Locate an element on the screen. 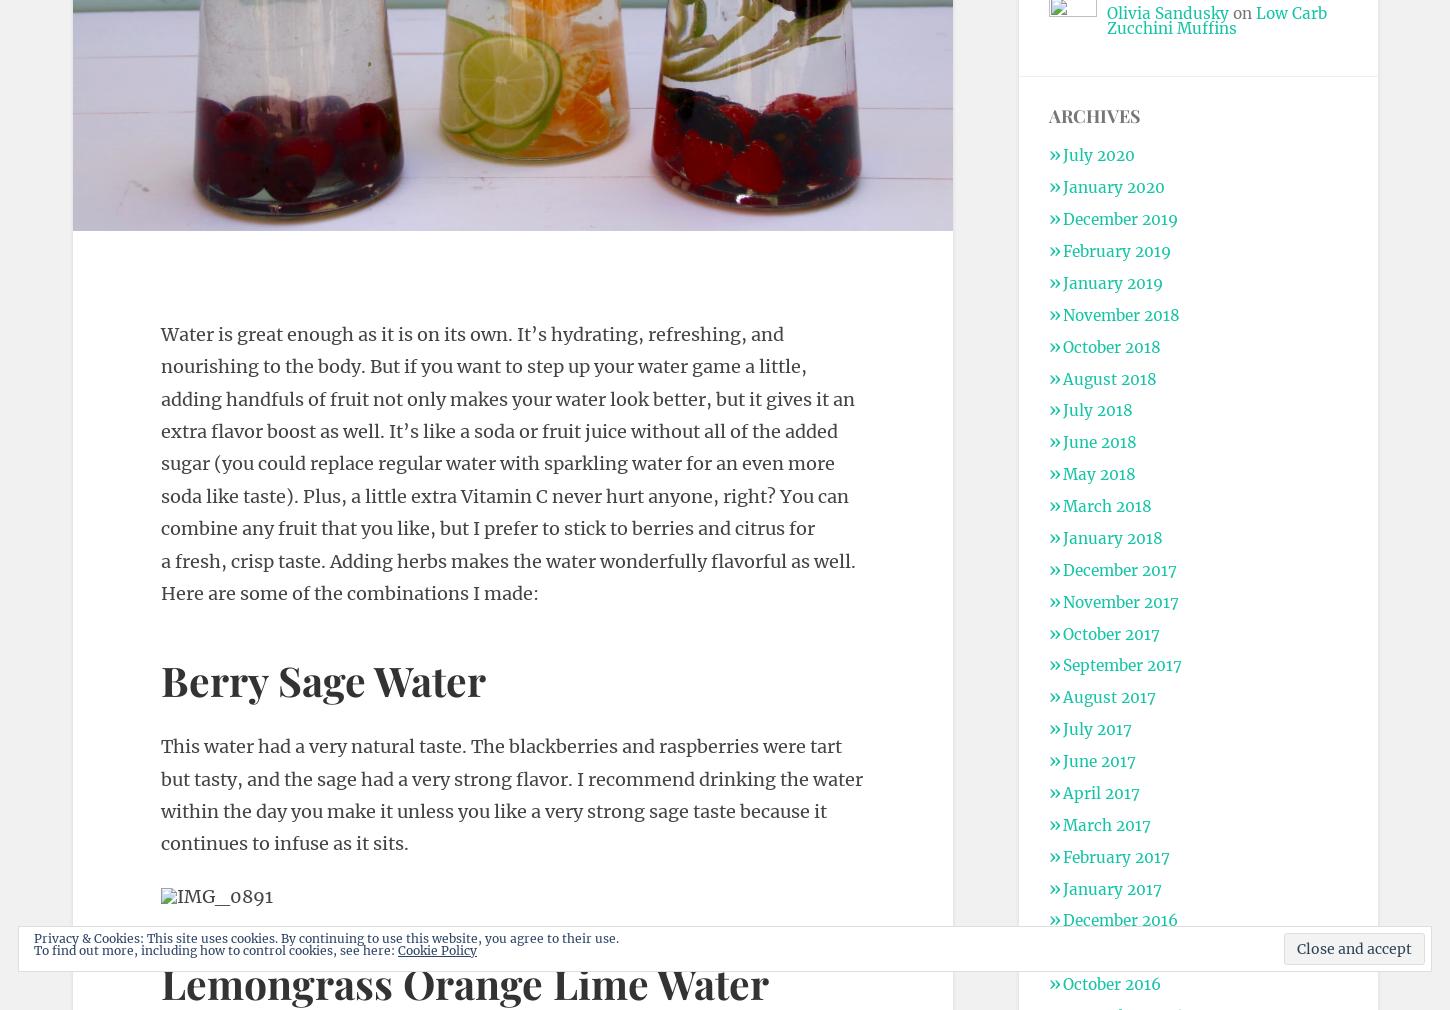  'Cookie Policy' is located at coordinates (436, 950).